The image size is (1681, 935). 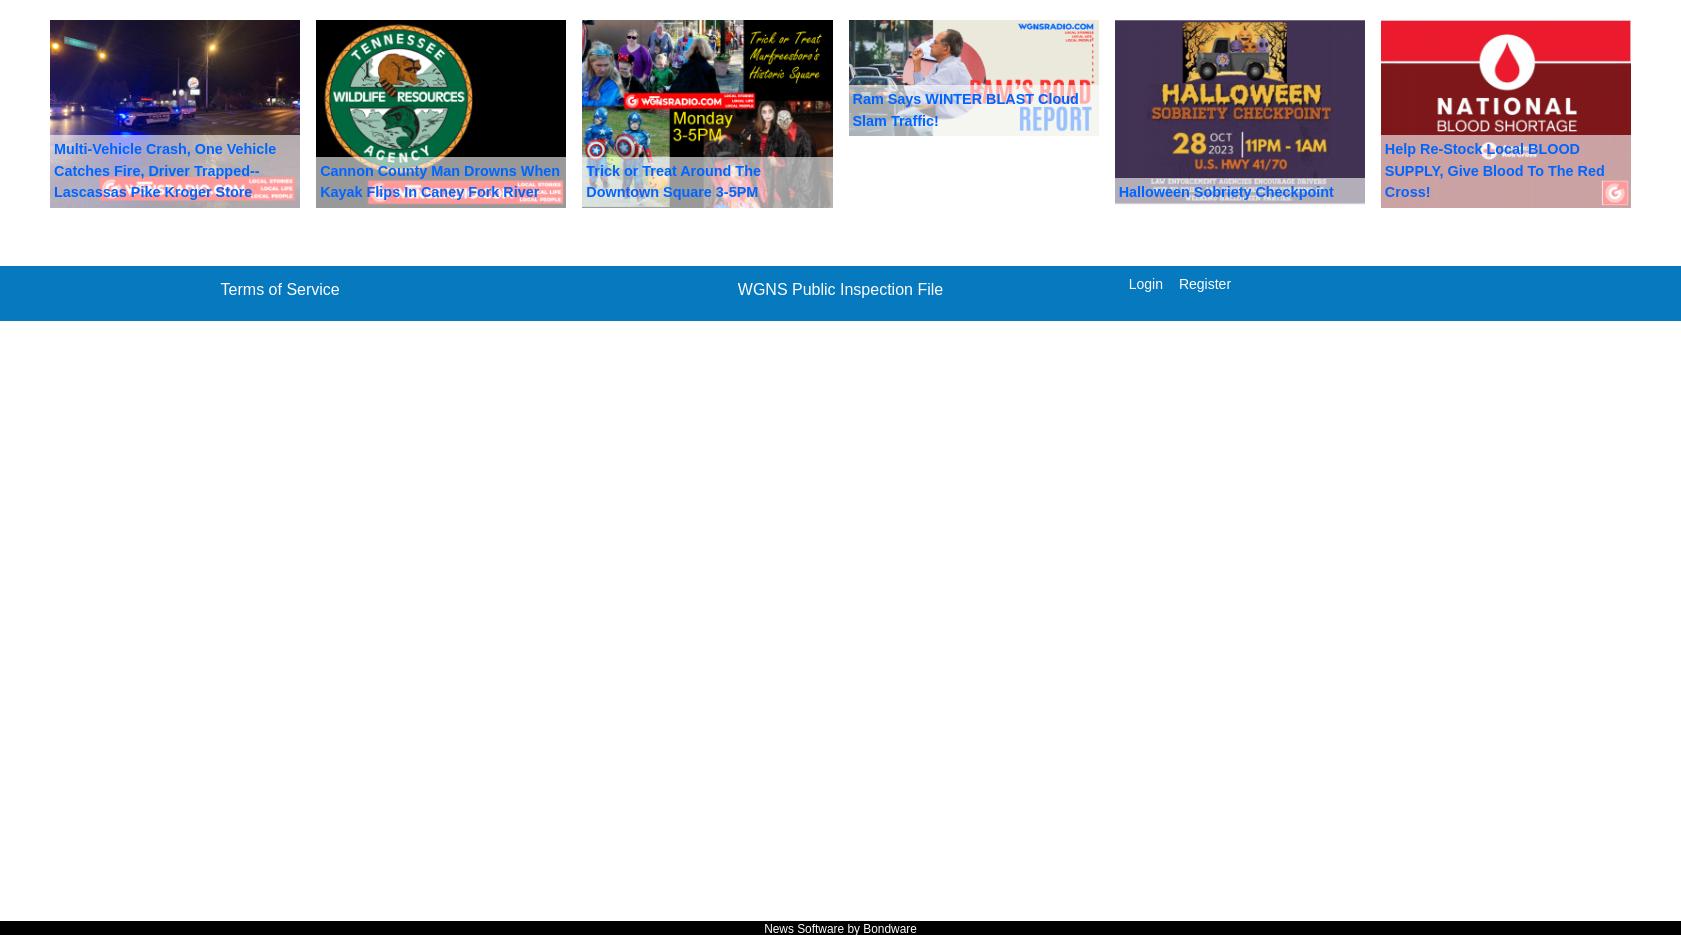 What do you see at coordinates (1225, 190) in the screenshot?
I see `'Halloween Sobriety Checkpoint'` at bounding box center [1225, 190].